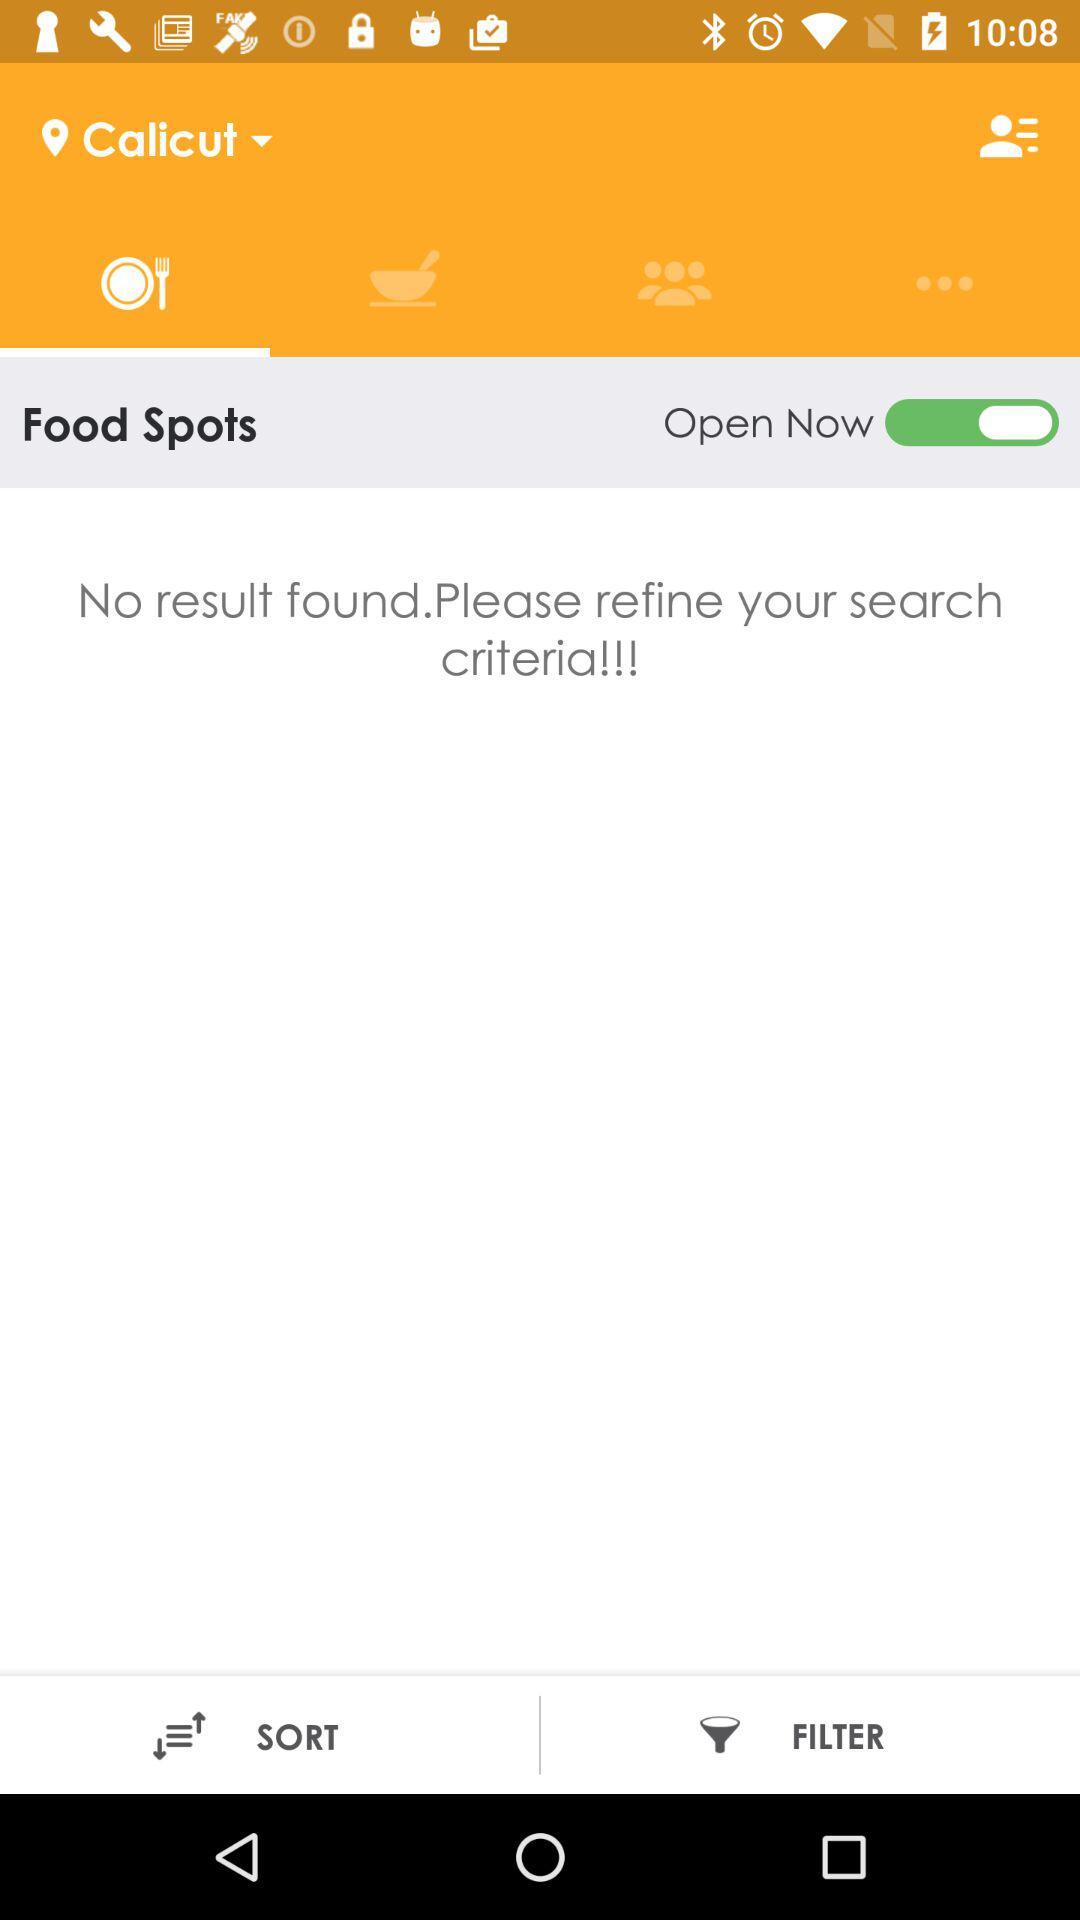 The width and height of the screenshot is (1080, 1920). I want to click on the 3 dots, so click(944, 282).